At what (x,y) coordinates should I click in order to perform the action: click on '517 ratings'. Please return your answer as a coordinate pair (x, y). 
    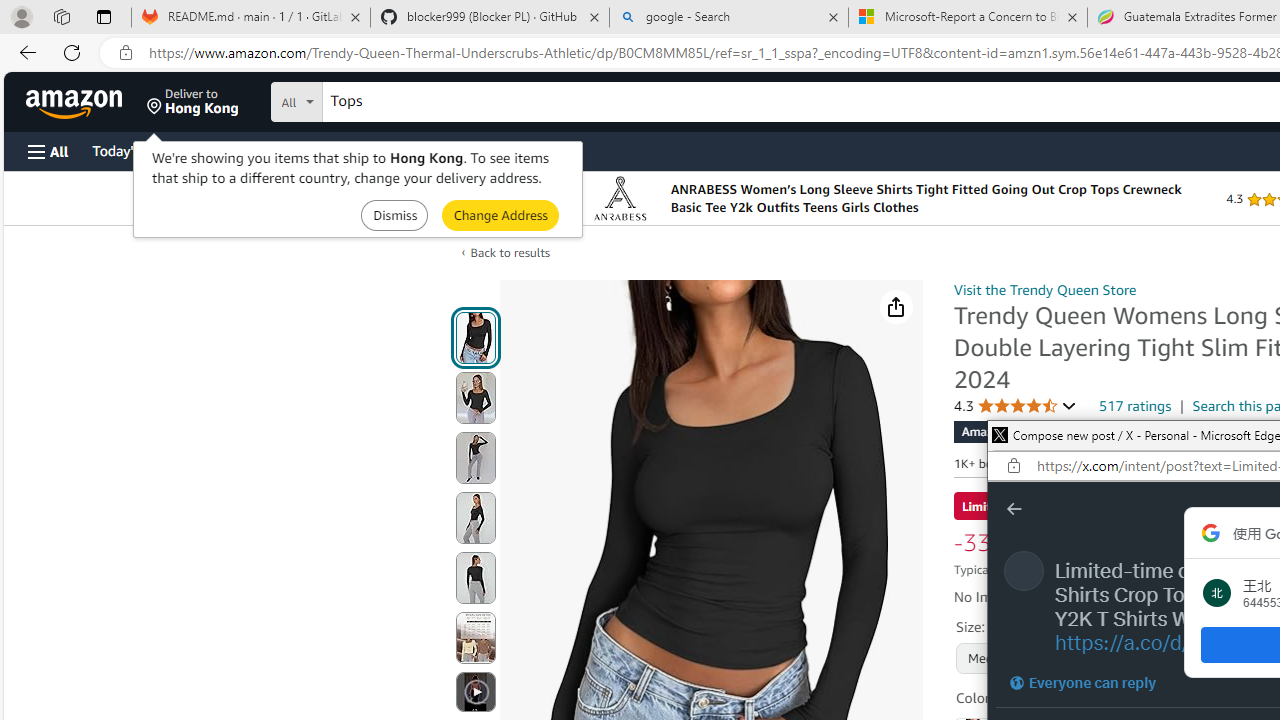
    Looking at the image, I should click on (1136, 405).